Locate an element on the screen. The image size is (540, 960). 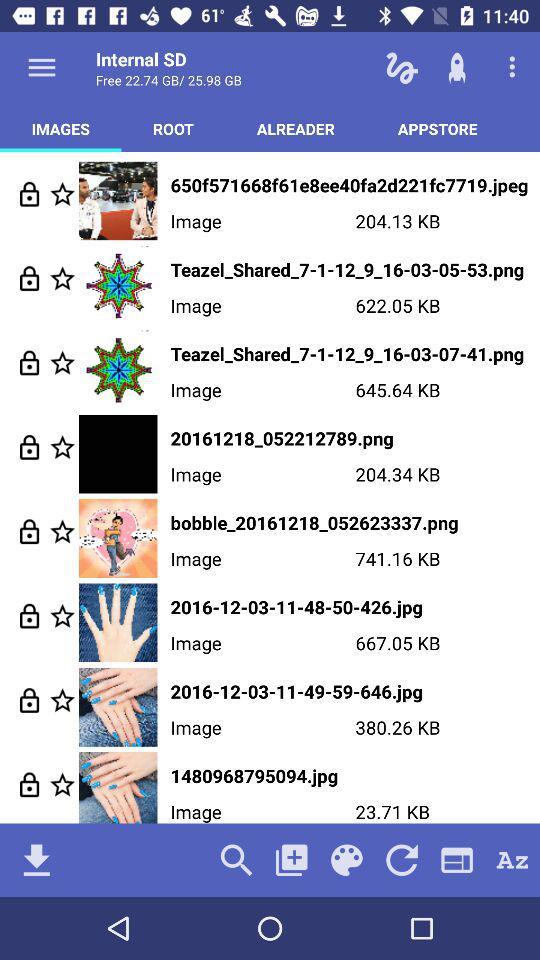
to favorites is located at coordinates (62, 615).